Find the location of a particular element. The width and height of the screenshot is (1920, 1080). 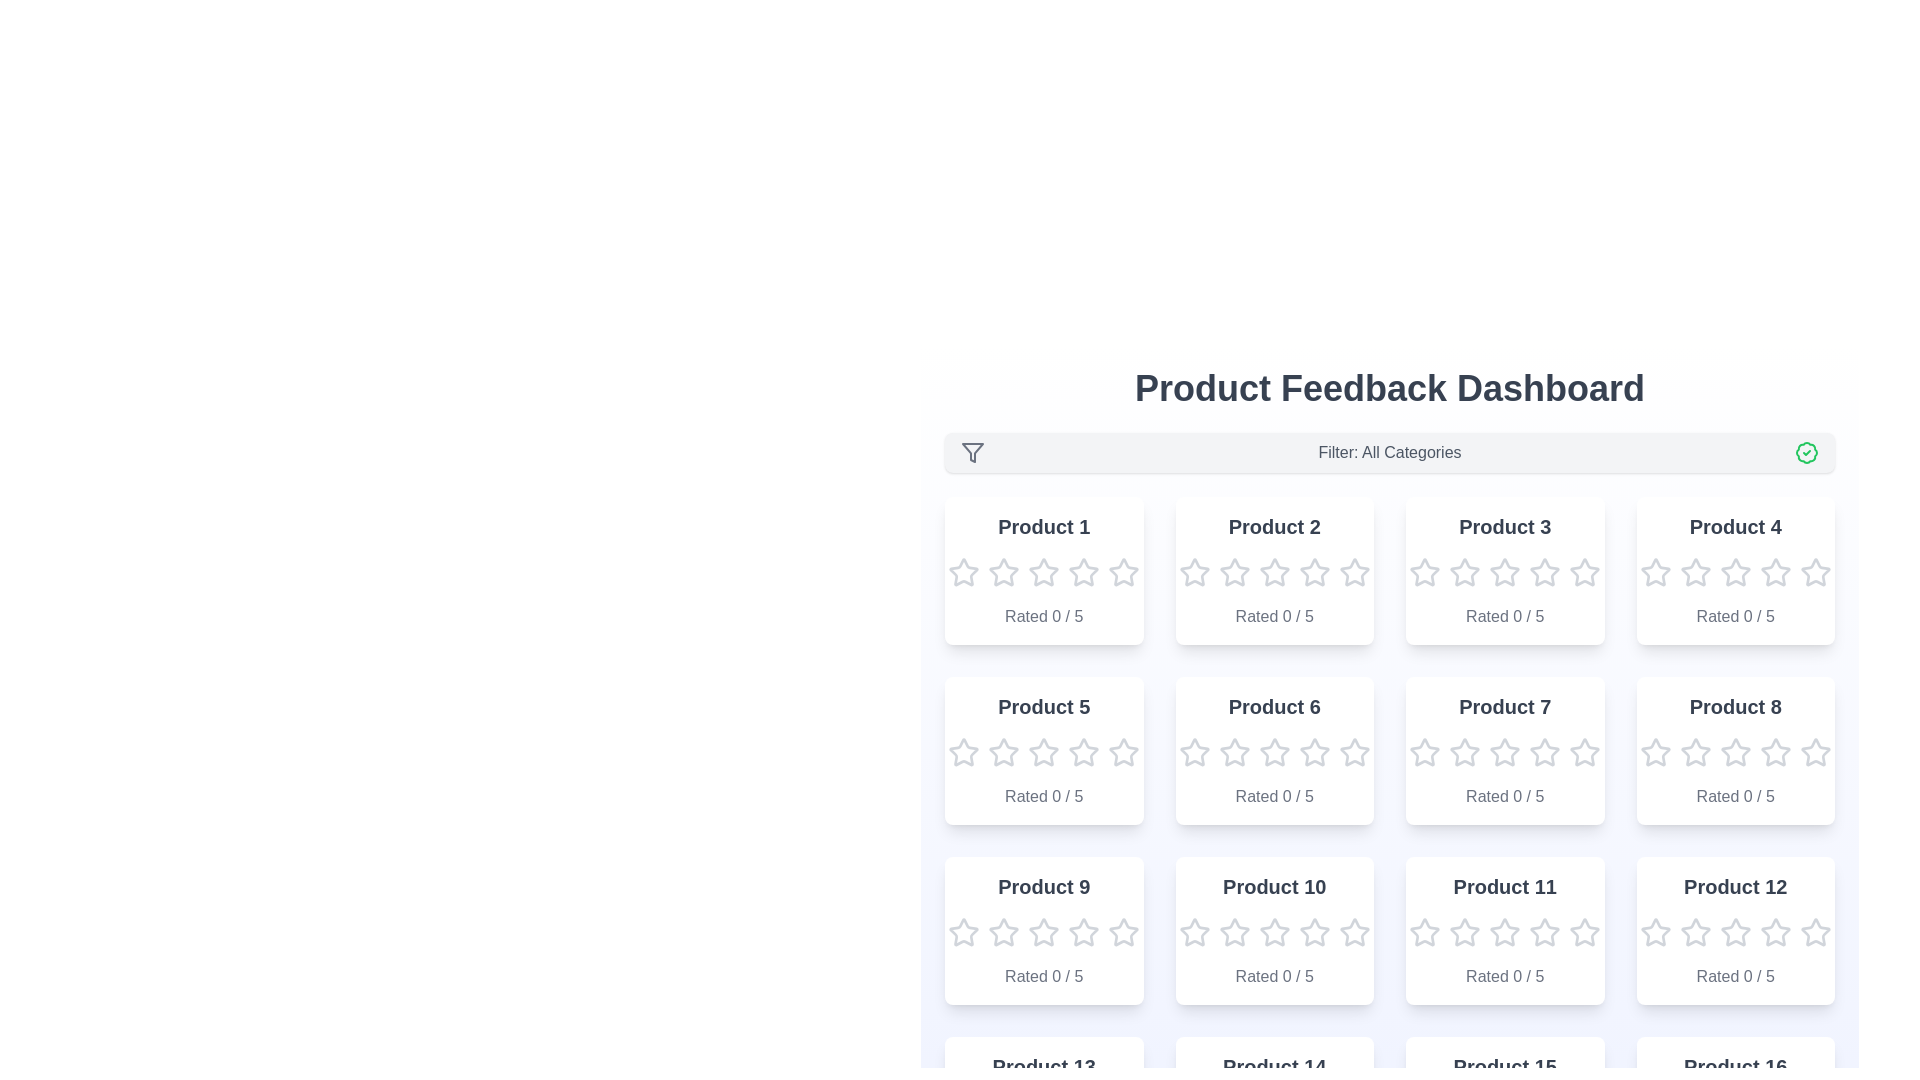

the rating for a product card to 2 stars is located at coordinates (1003, 573).